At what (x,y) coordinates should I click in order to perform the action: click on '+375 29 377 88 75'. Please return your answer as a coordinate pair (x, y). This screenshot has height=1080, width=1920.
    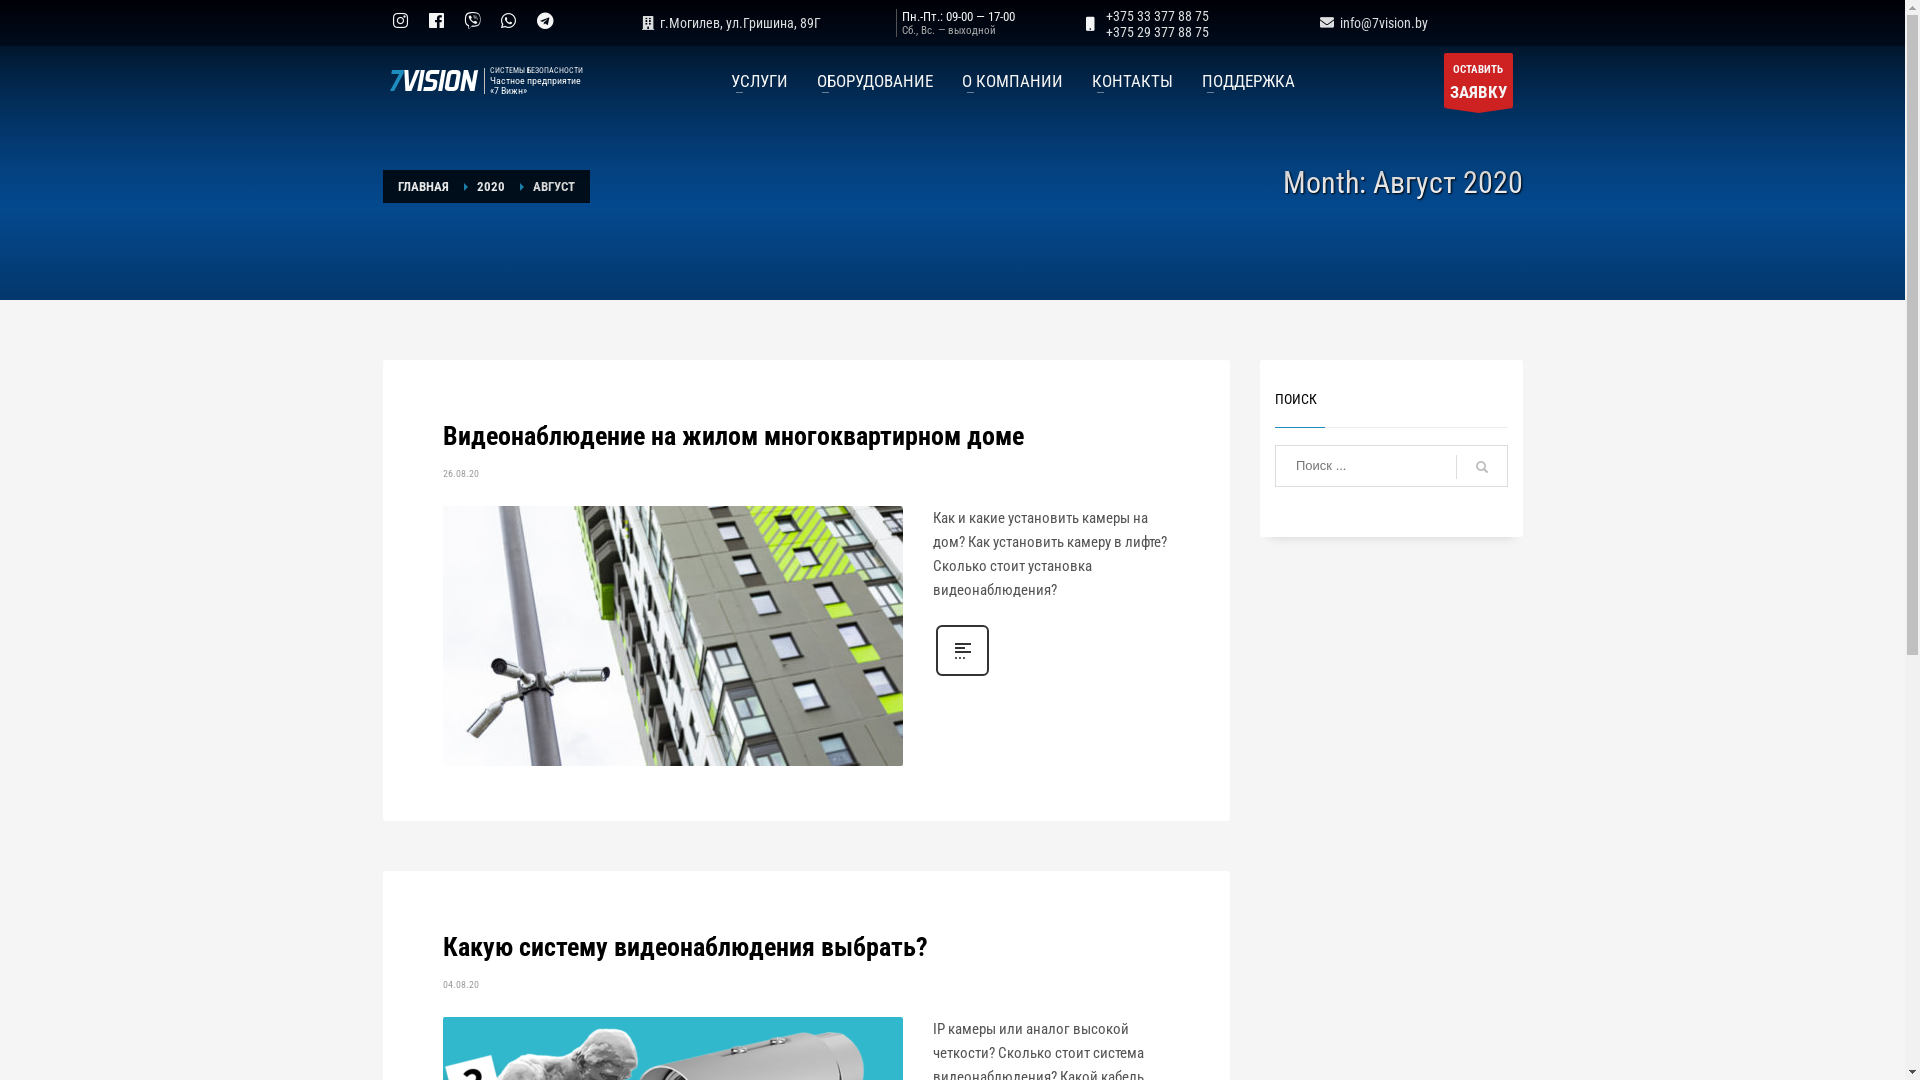
    Looking at the image, I should click on (1104, 31).